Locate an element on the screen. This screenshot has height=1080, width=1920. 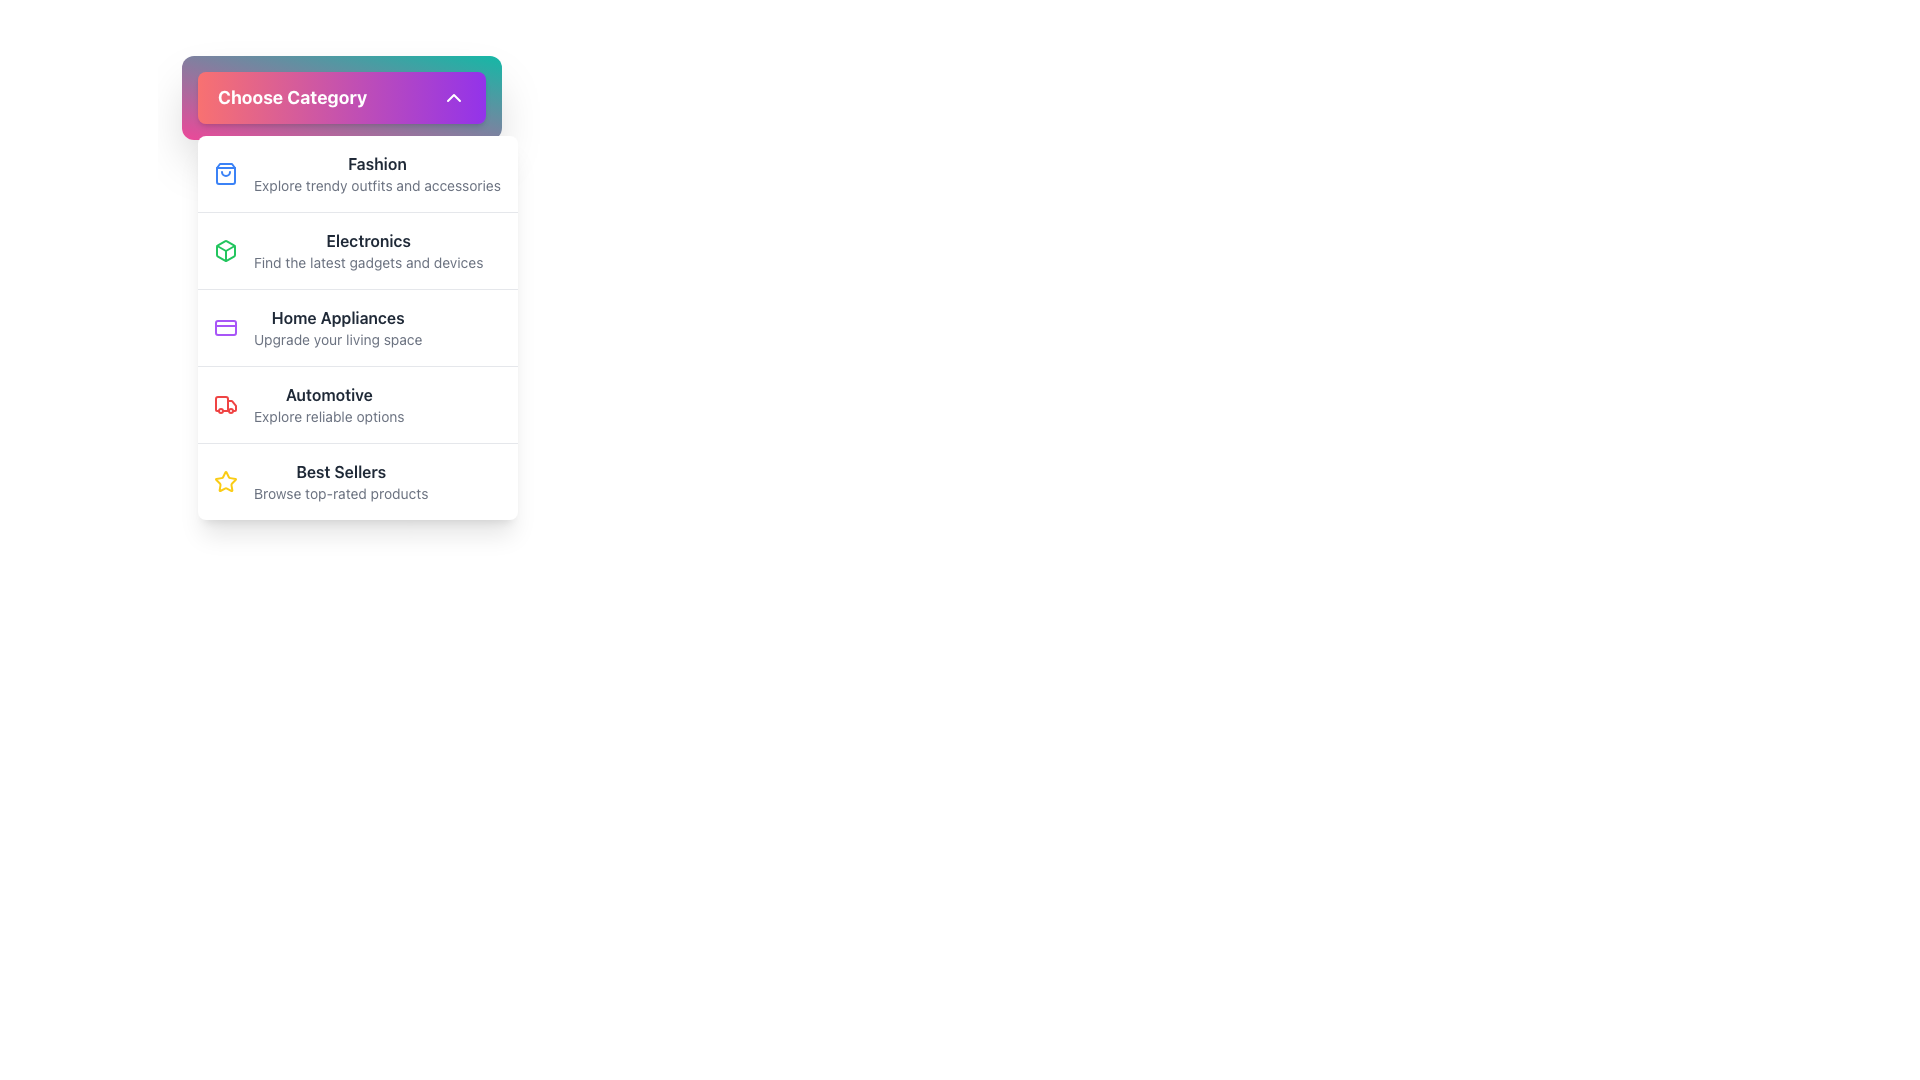
the 'Home Appliances' category selection option in the dropdown menu to change the view or redirect to the related page is located at coordinates (338, 326).